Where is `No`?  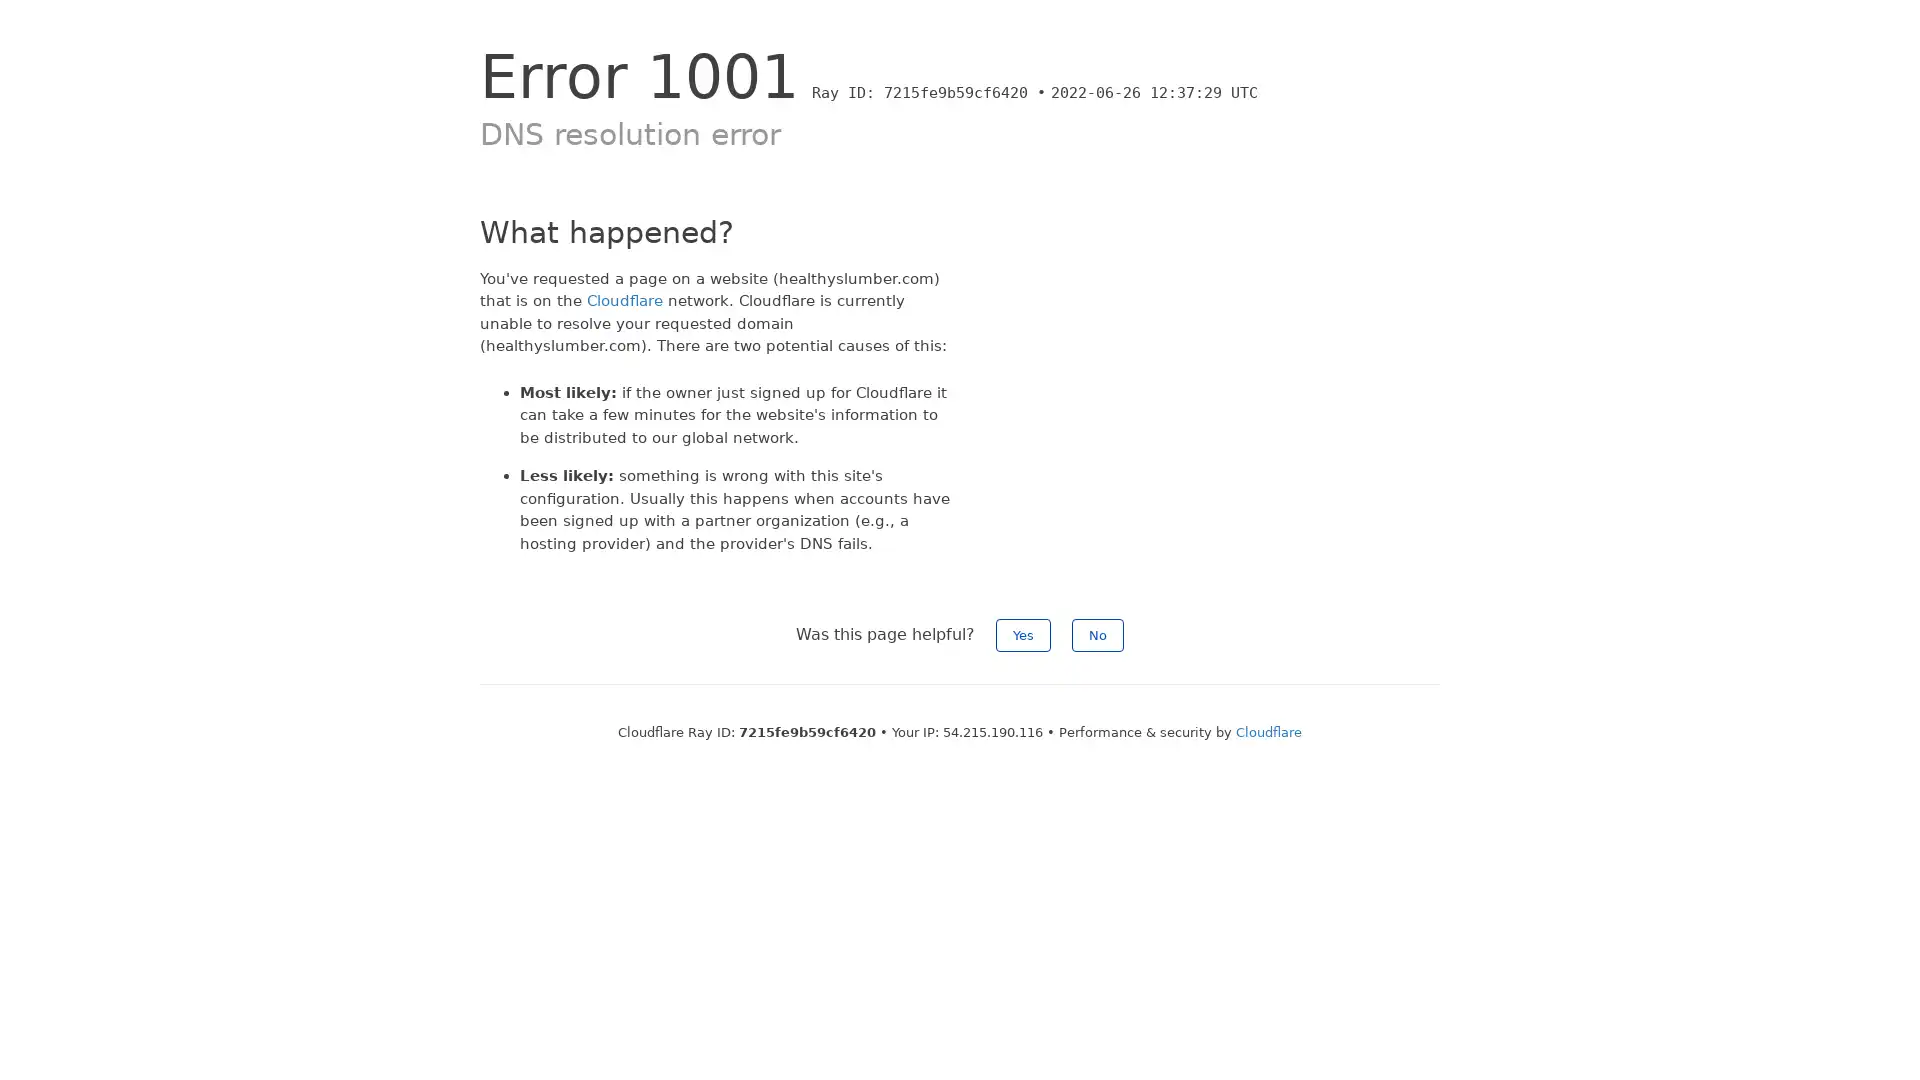
No is located at coordinates (1097, 635).